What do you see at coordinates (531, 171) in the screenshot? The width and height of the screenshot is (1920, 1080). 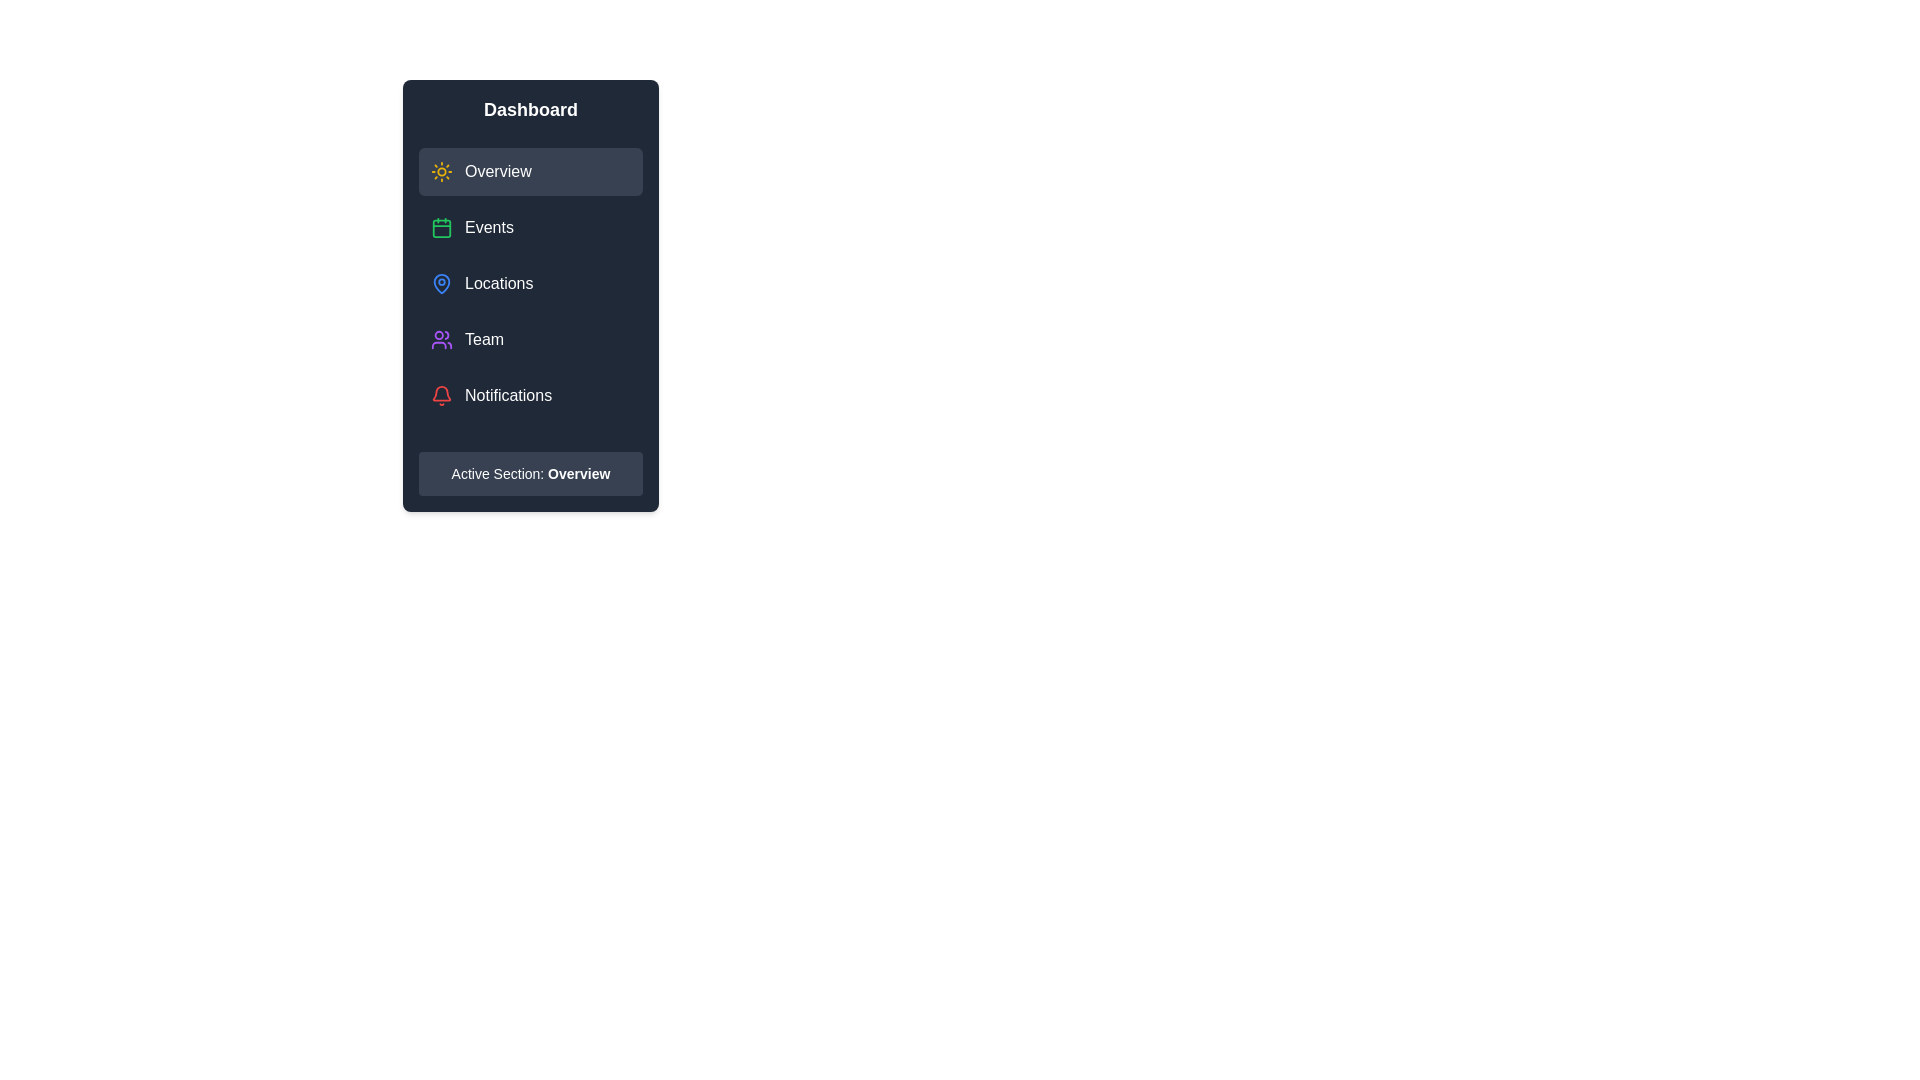 I see `the menu item Overview to navigate to the corresponding section` at bounding box center [531, 171].